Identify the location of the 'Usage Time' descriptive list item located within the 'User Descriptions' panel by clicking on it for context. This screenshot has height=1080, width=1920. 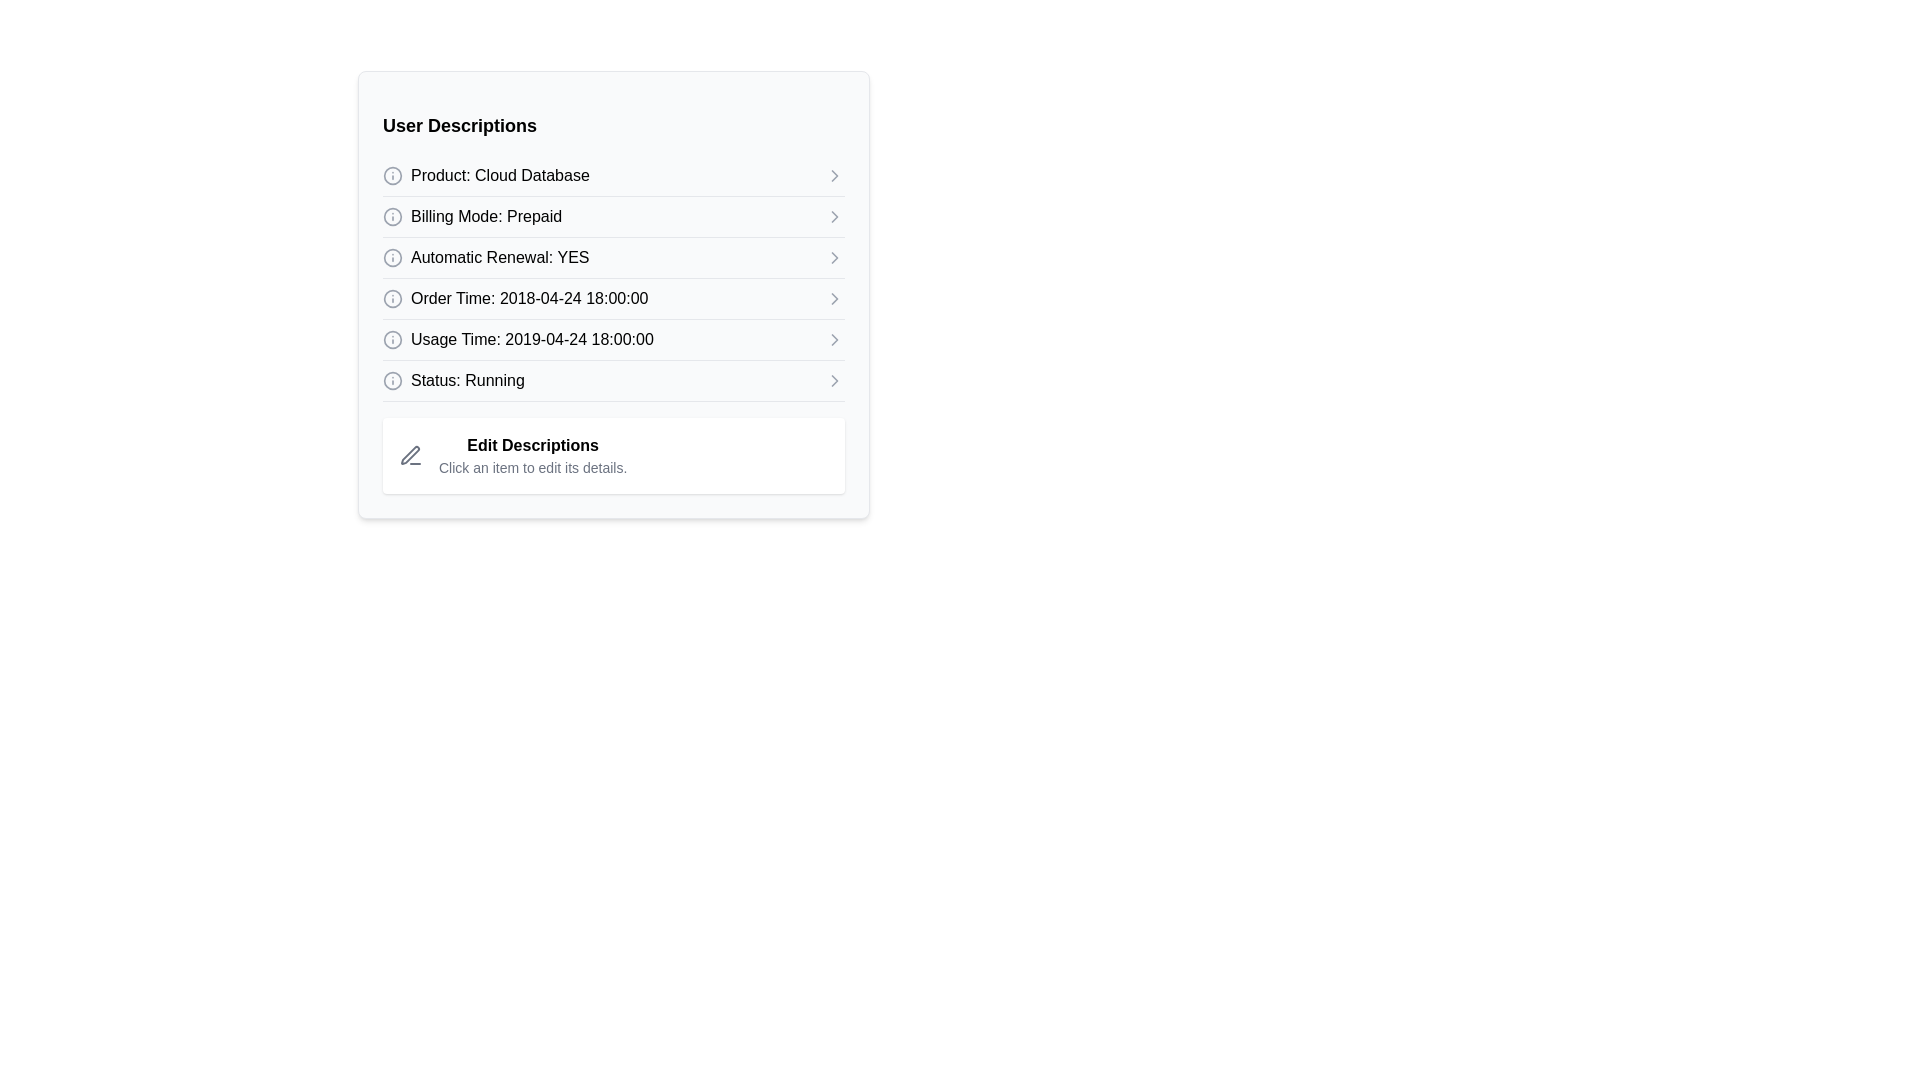
(518, 338).